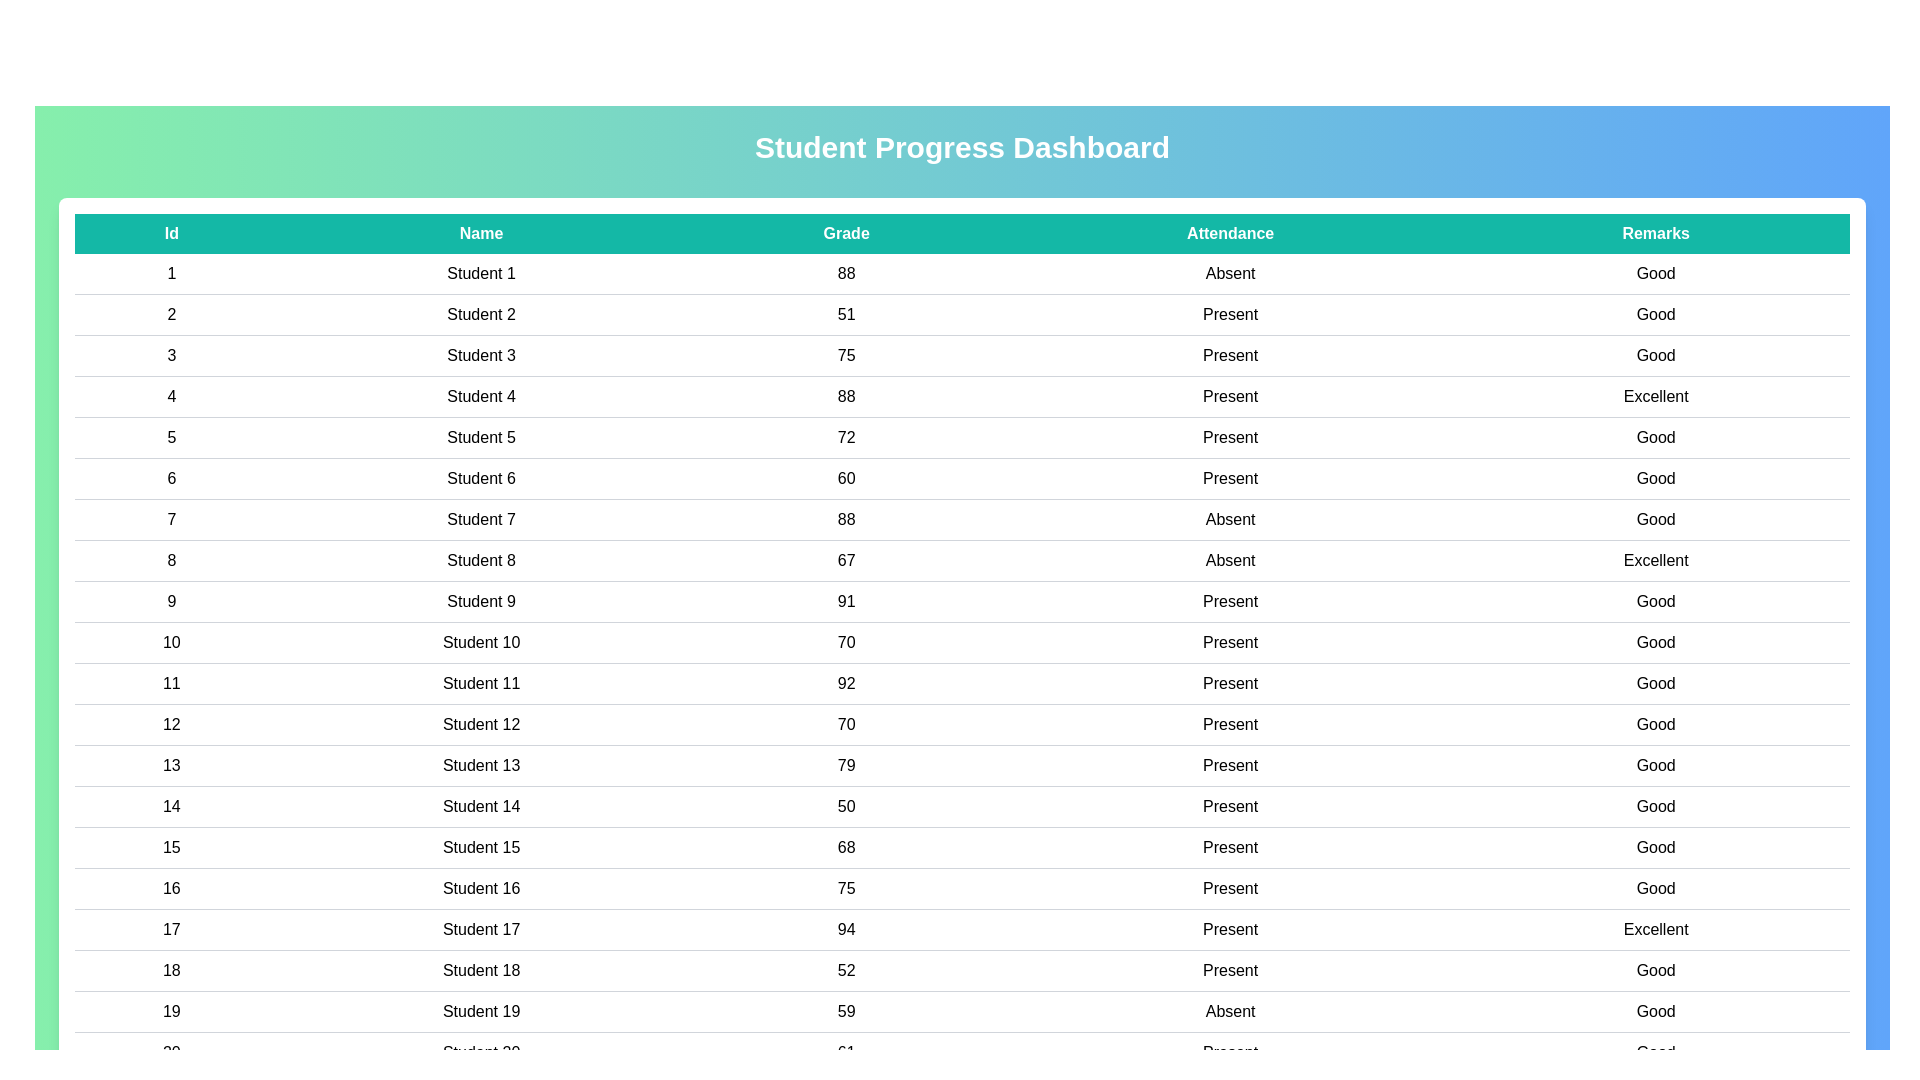 The image size is (1920, 1080). I want to click on the column header Grade to sort the table by that column, so click(846, 233).